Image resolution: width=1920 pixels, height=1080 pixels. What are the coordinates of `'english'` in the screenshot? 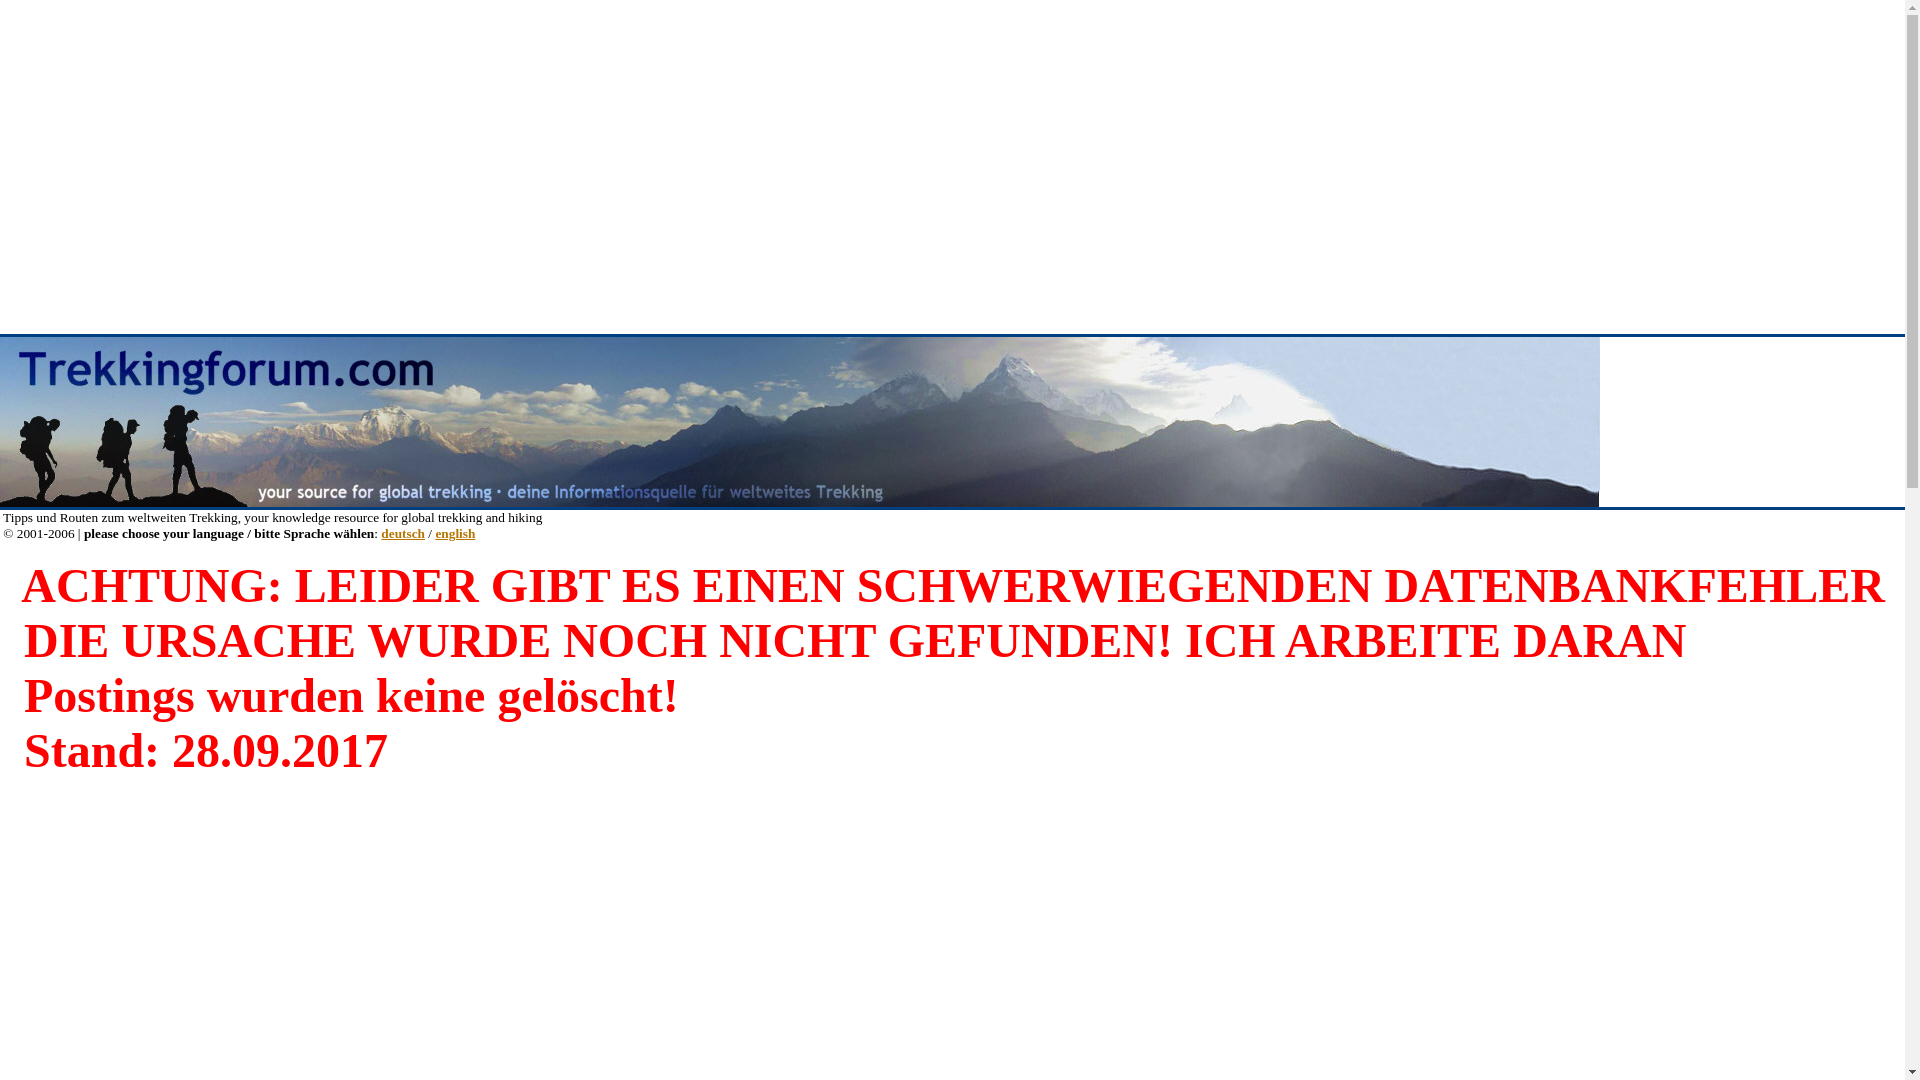 It's located at (454, 532).